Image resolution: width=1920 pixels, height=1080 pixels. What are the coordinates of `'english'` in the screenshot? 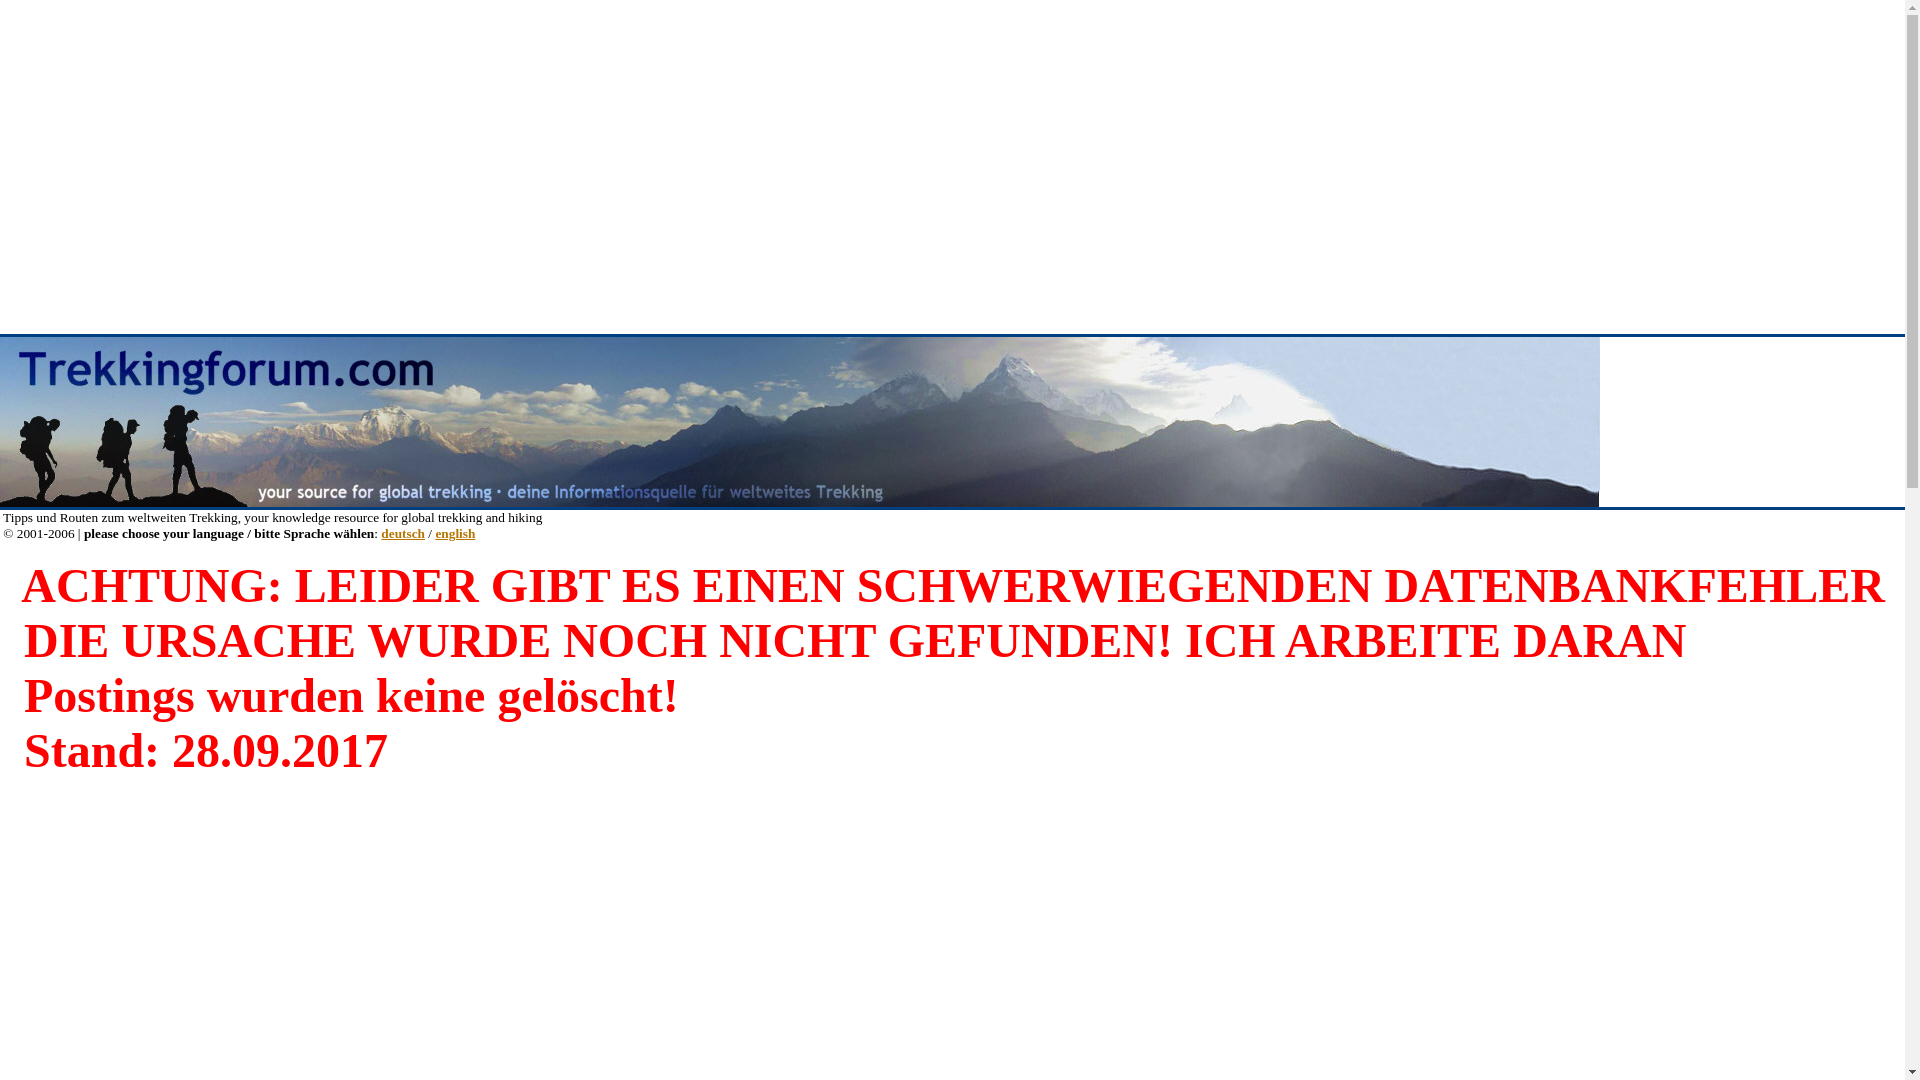 It's located at (454, 532).